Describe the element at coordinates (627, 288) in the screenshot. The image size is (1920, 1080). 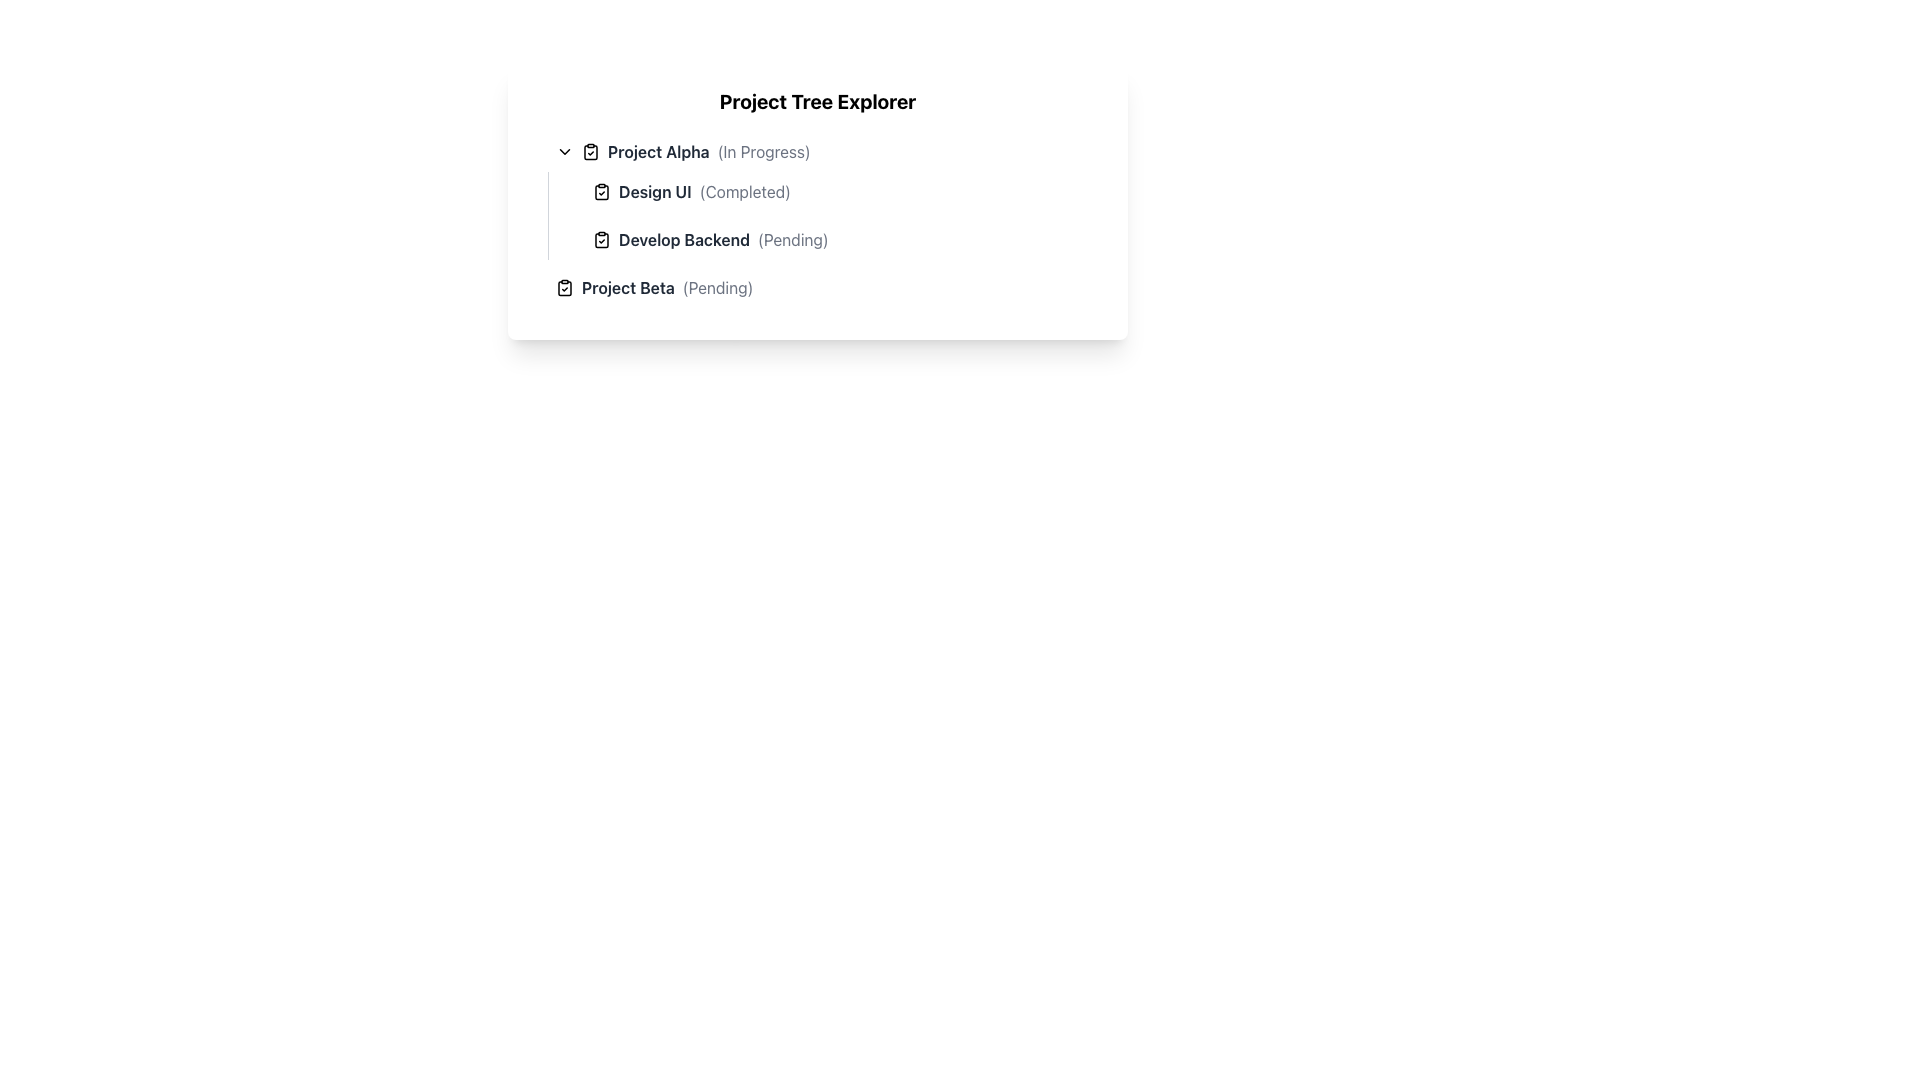
I see `the 'Project Beta' text label in bold, dark-gray font located in the 'Project Tree Explorer' section, situated before the '(Pending)' text and after a clipboard icon` at that location.